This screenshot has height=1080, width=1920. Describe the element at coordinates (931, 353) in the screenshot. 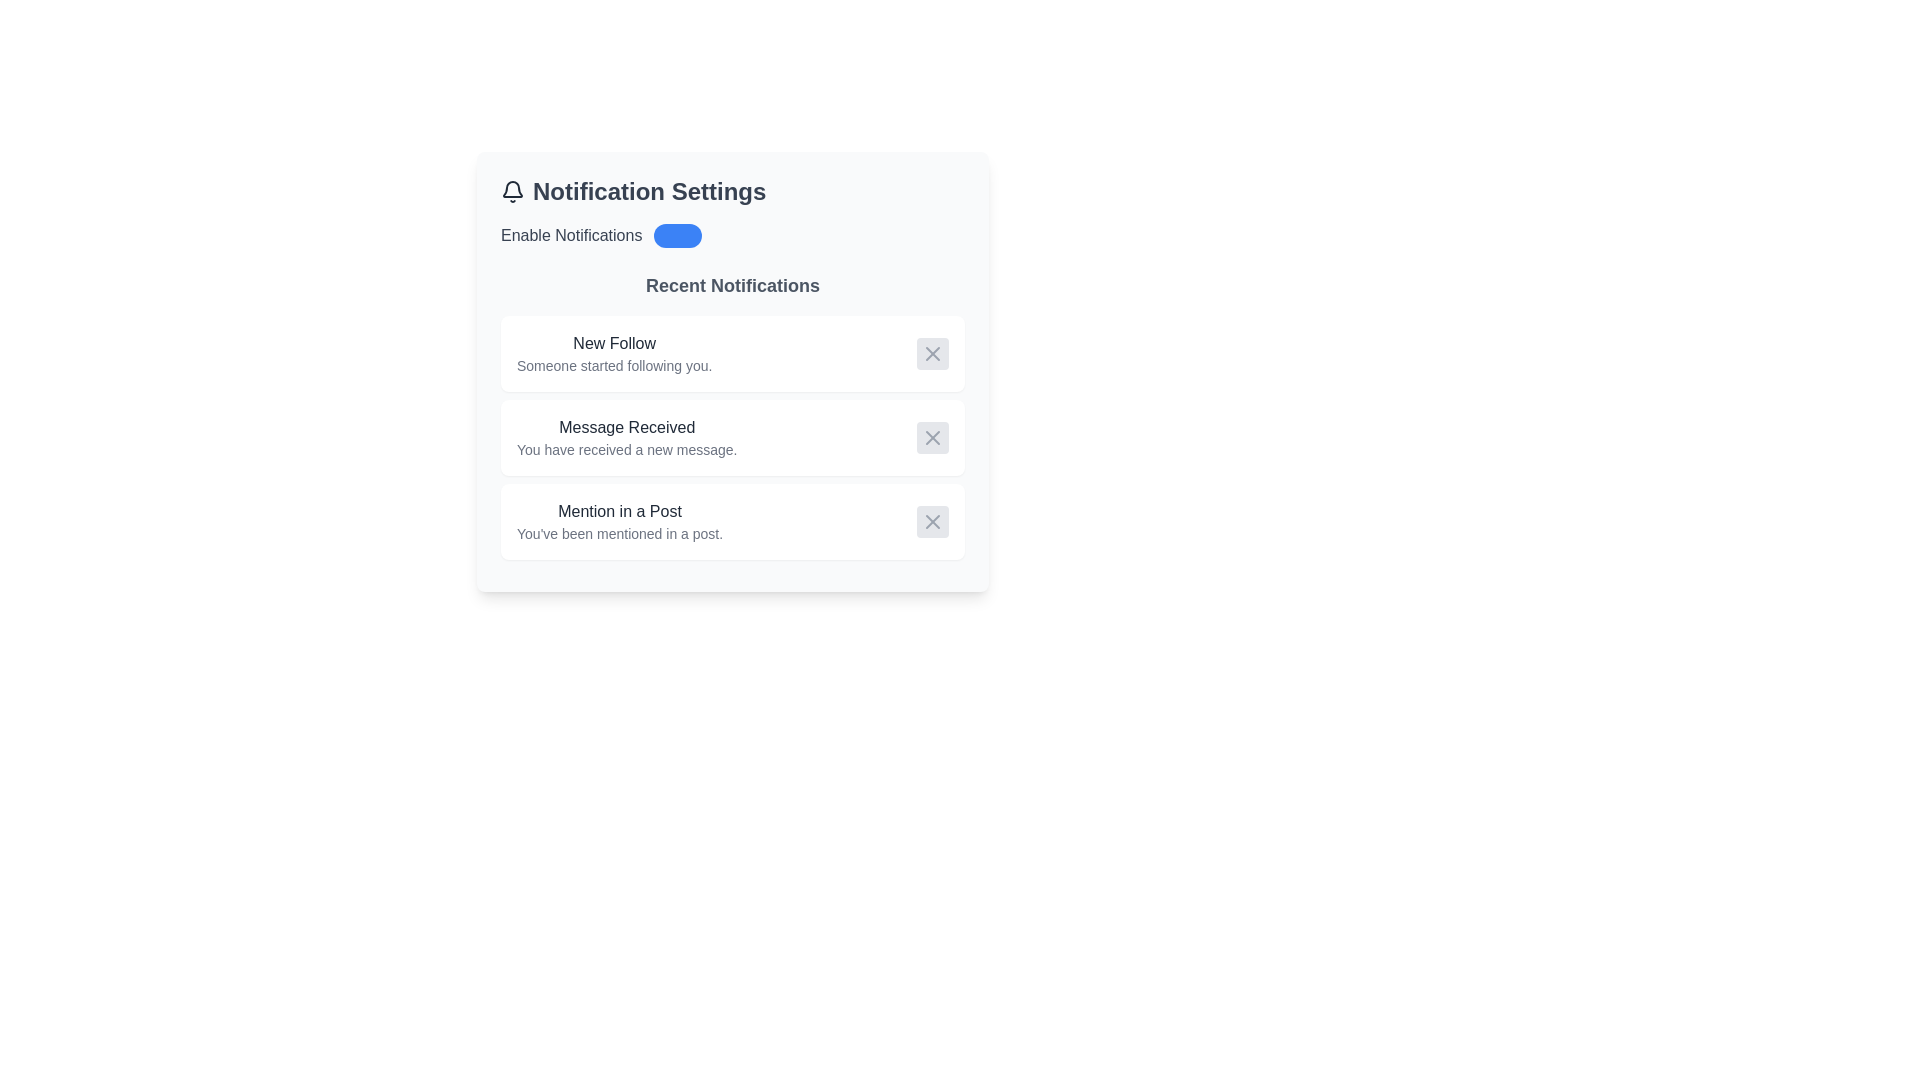

I see `the 'X' icon in the top right corner of the 'New Follow' notification entry in the 'Recent Notifications' section of the notification settings panel` at that location.